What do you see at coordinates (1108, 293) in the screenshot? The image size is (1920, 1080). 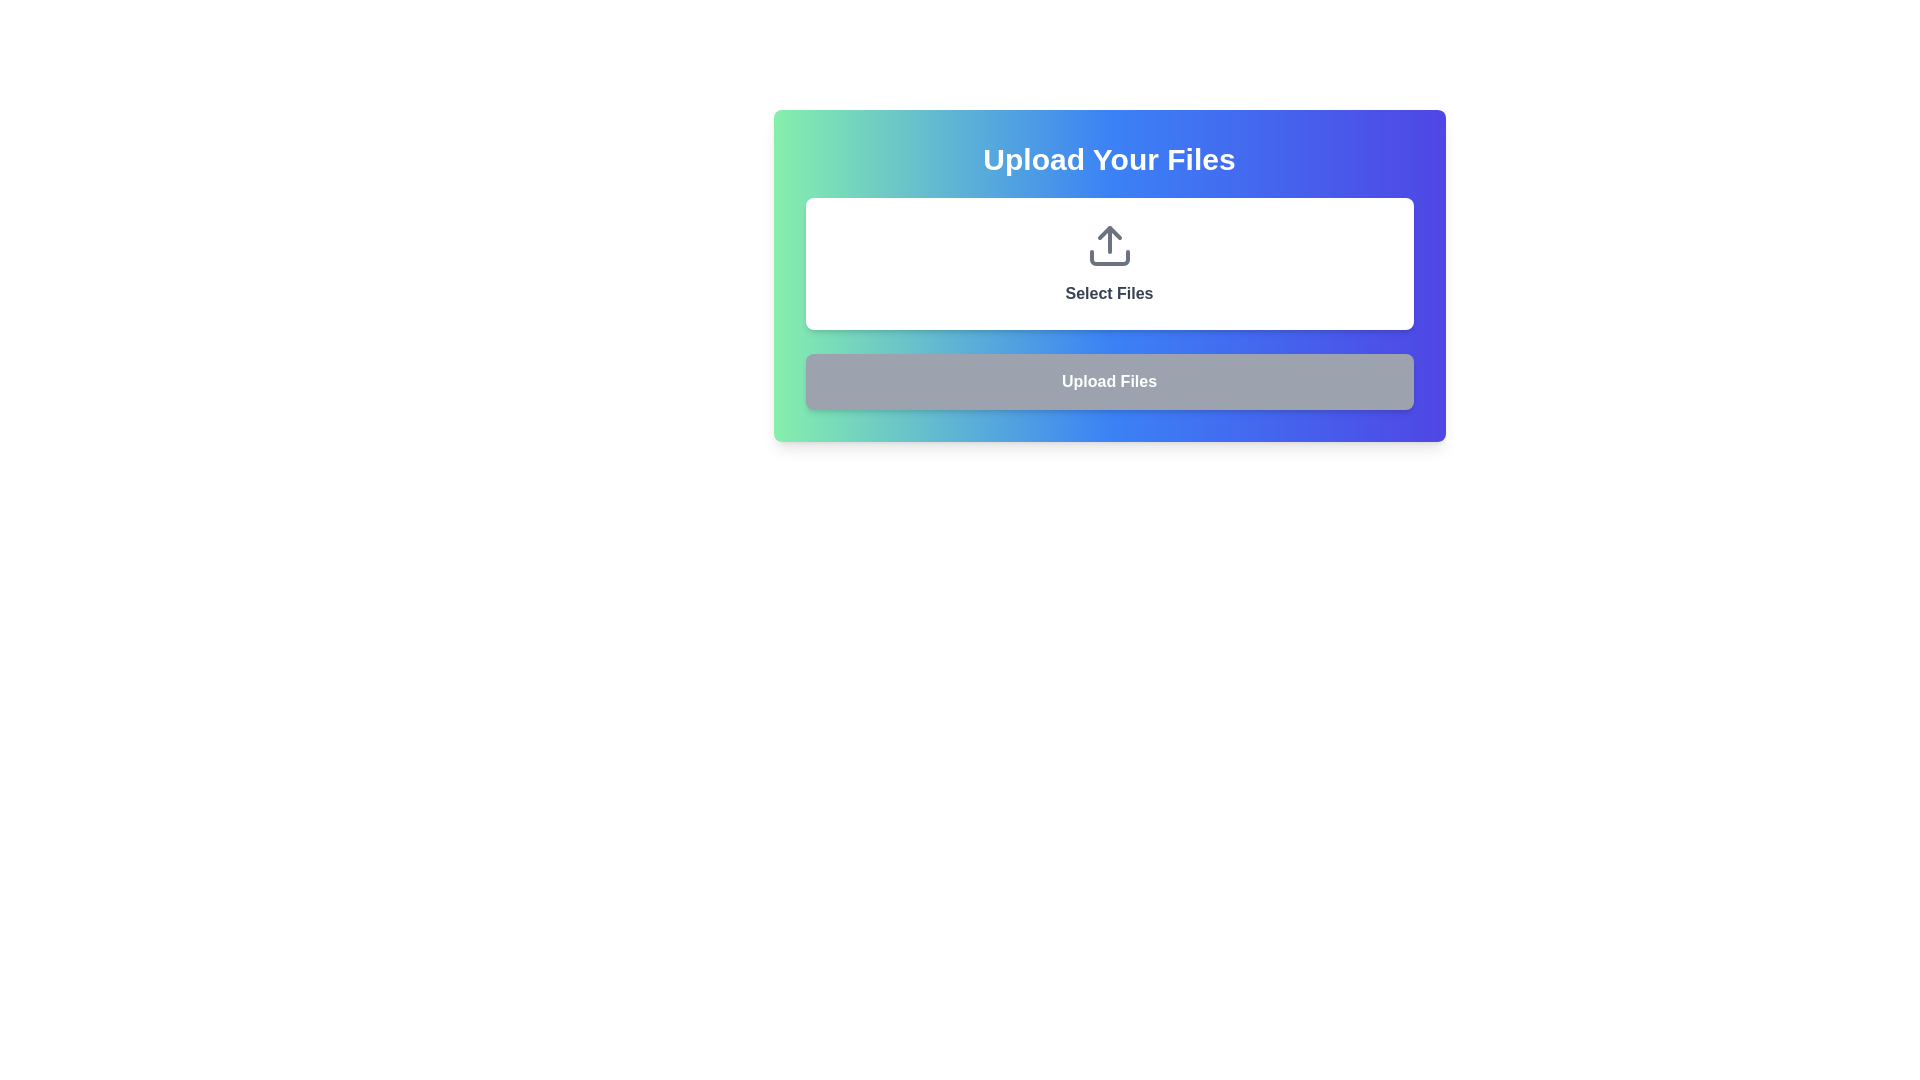 I see `the 'Select Files' text label, which is styled in bold and is located beneath an upload symbol SVG icon` at bounding box center [1108, 293].